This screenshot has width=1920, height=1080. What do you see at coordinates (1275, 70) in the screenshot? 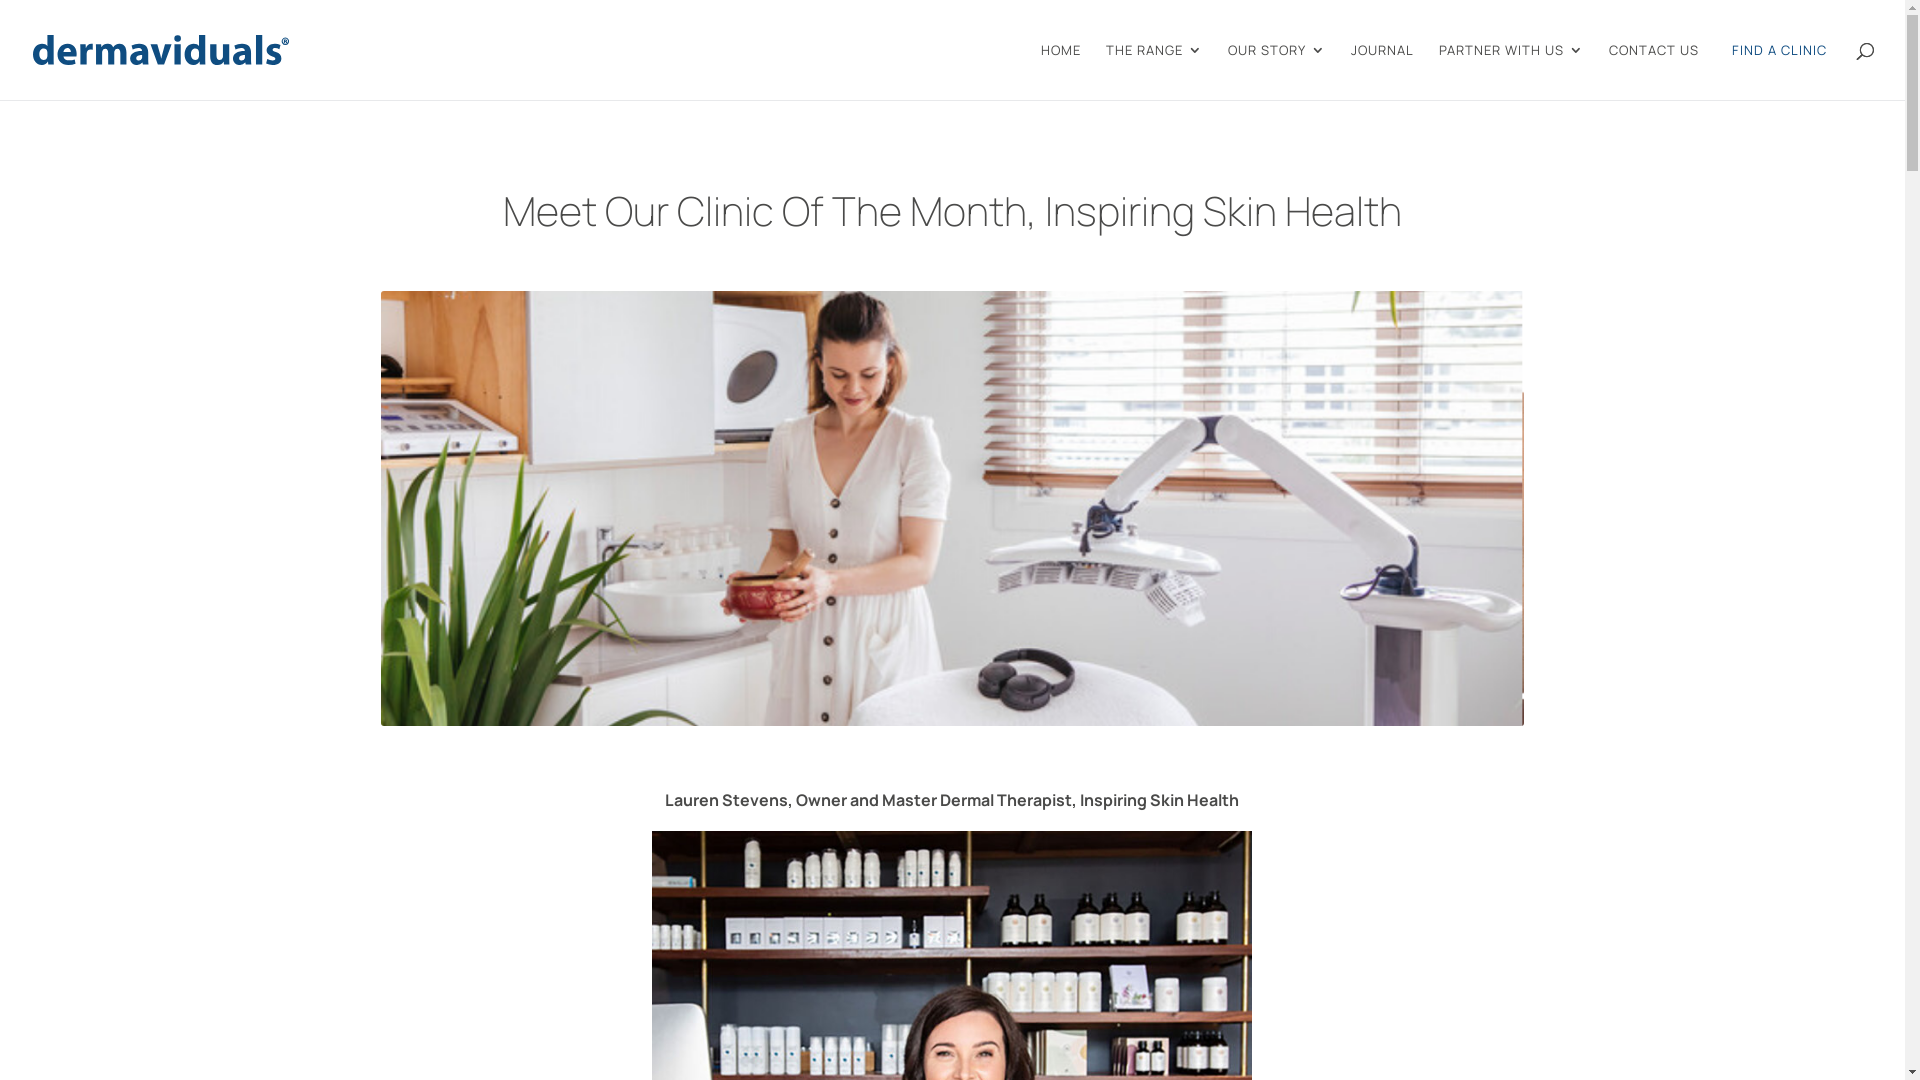
I see `'OUR STORY'` at bounding box center [1275, 70].